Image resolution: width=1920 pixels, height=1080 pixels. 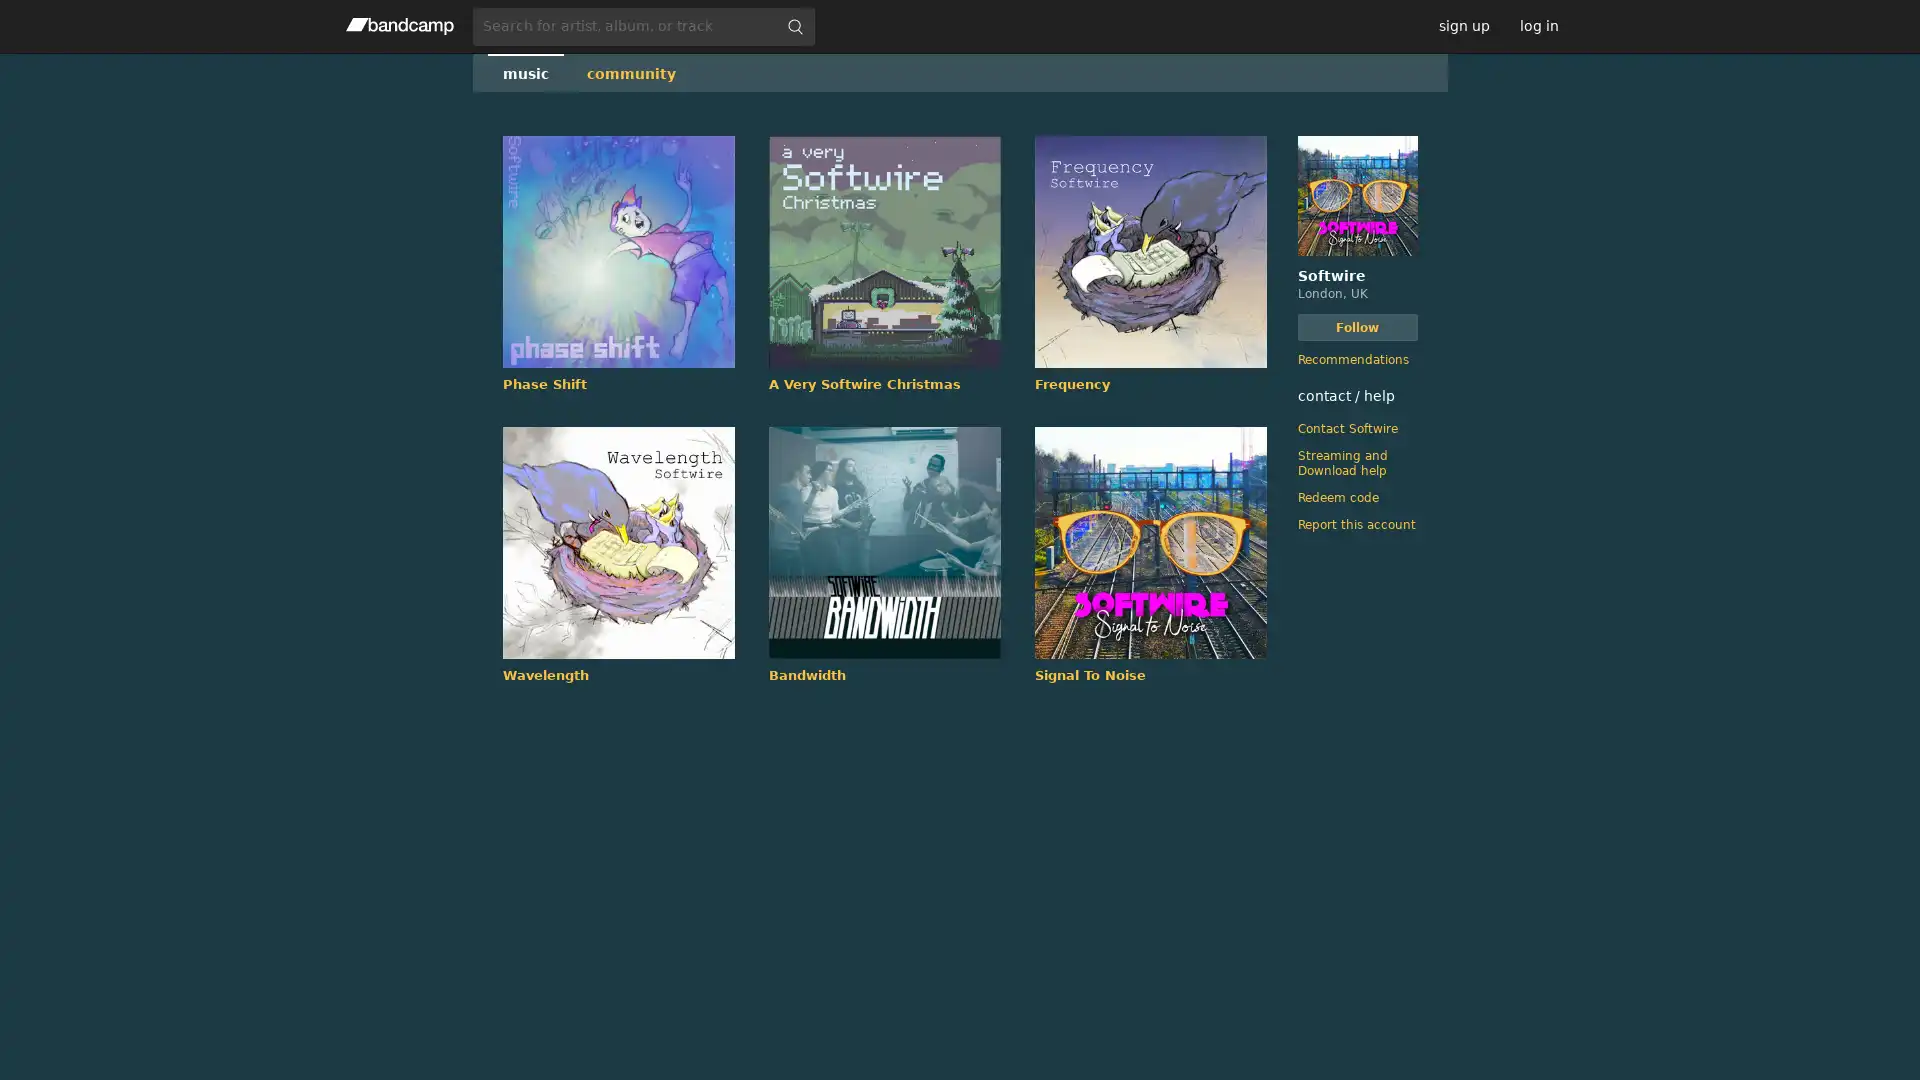 I want to click on submit for full search page, so click(x=794, y=26).